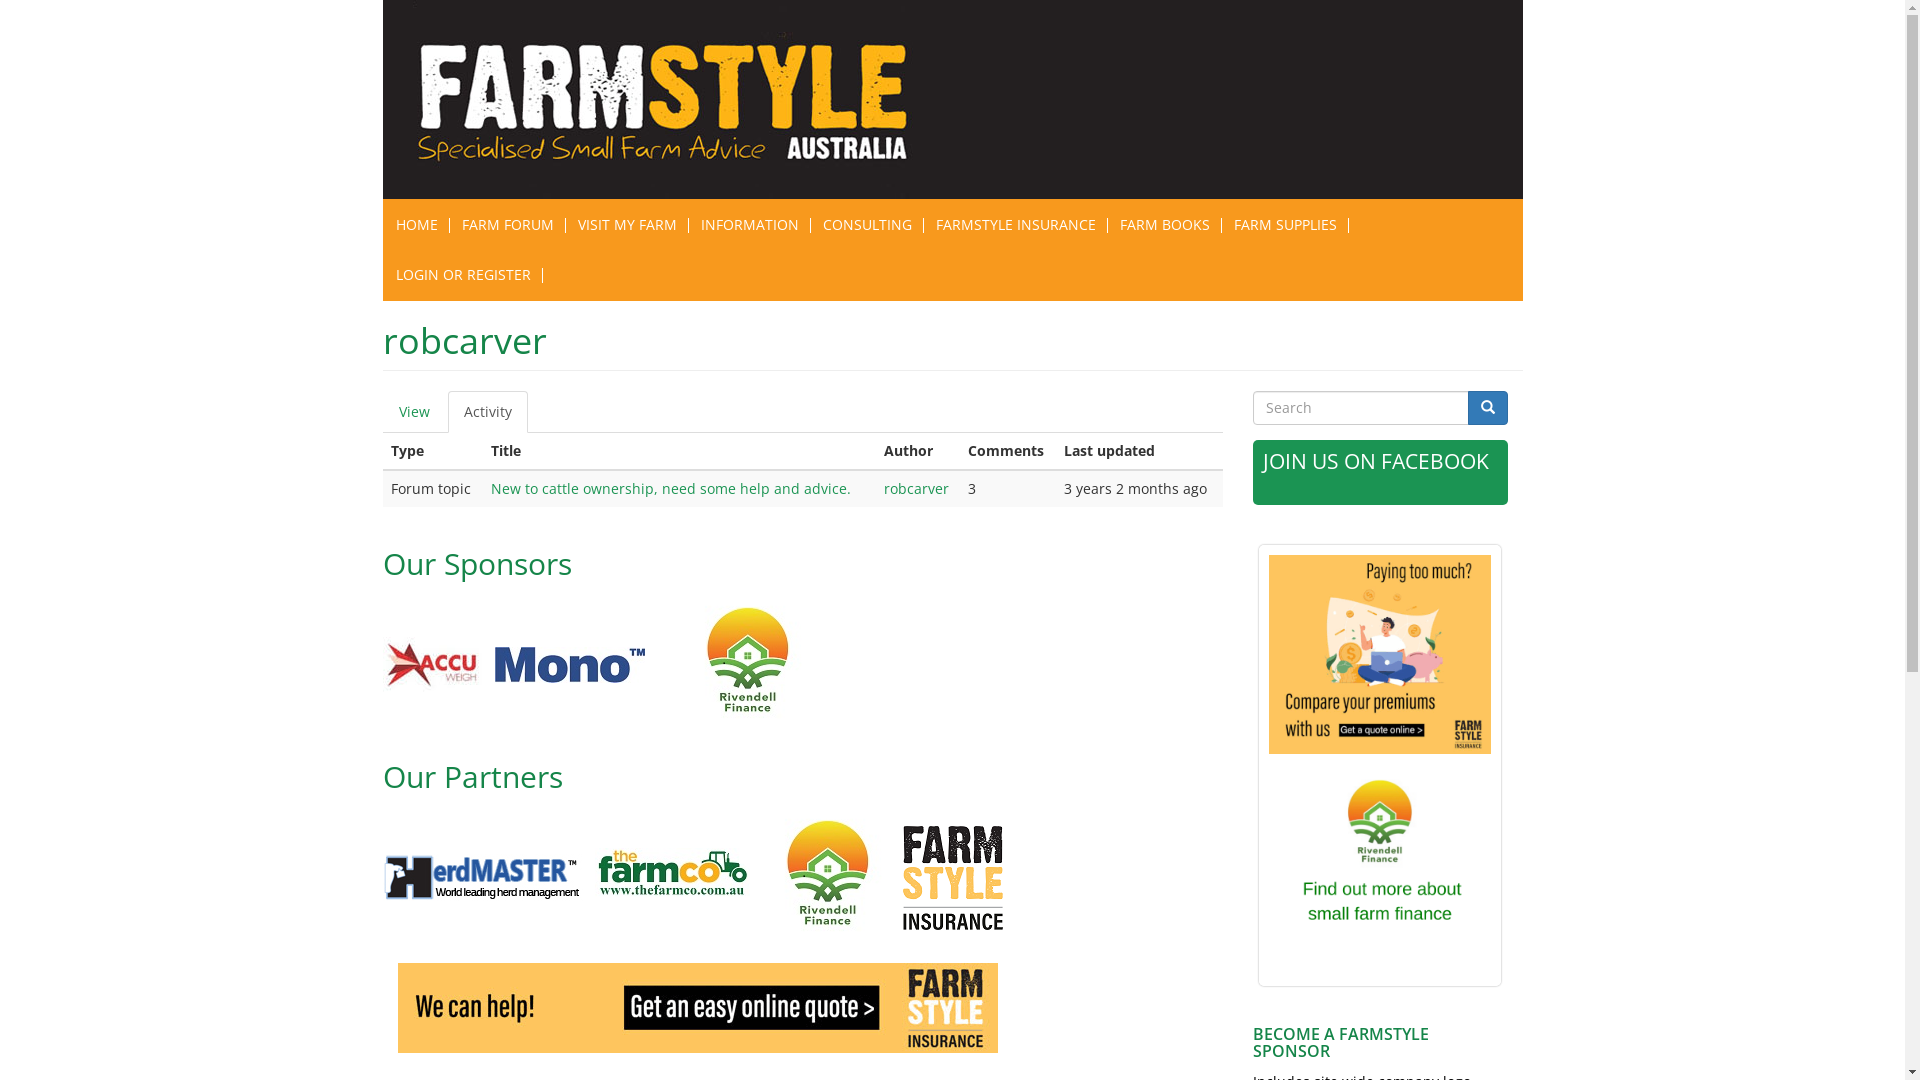 The image size is (1920, 1080). What do you see at coordinates (671, 488) in the screenshot?
I see `'New to cattle ownership, need some help and advice.'` at bounding box center [671, 488].